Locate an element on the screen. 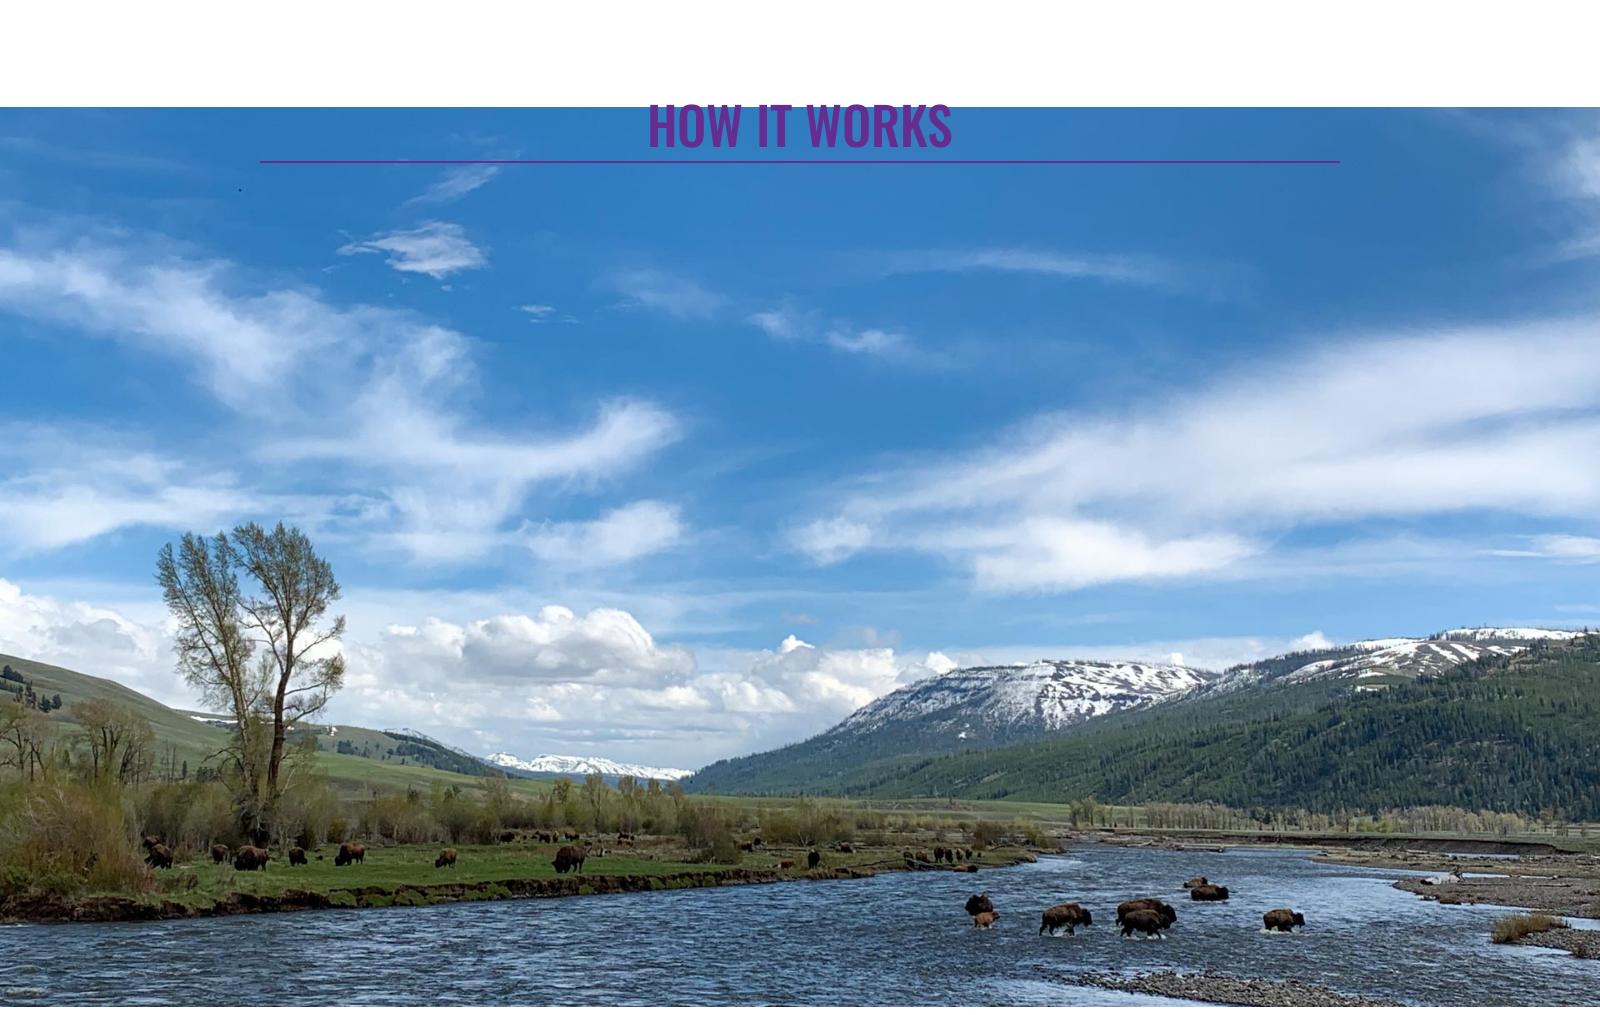 The image size is (1600, 1015). 'HOW IT WORKS' is located at coordinates (647, 122).